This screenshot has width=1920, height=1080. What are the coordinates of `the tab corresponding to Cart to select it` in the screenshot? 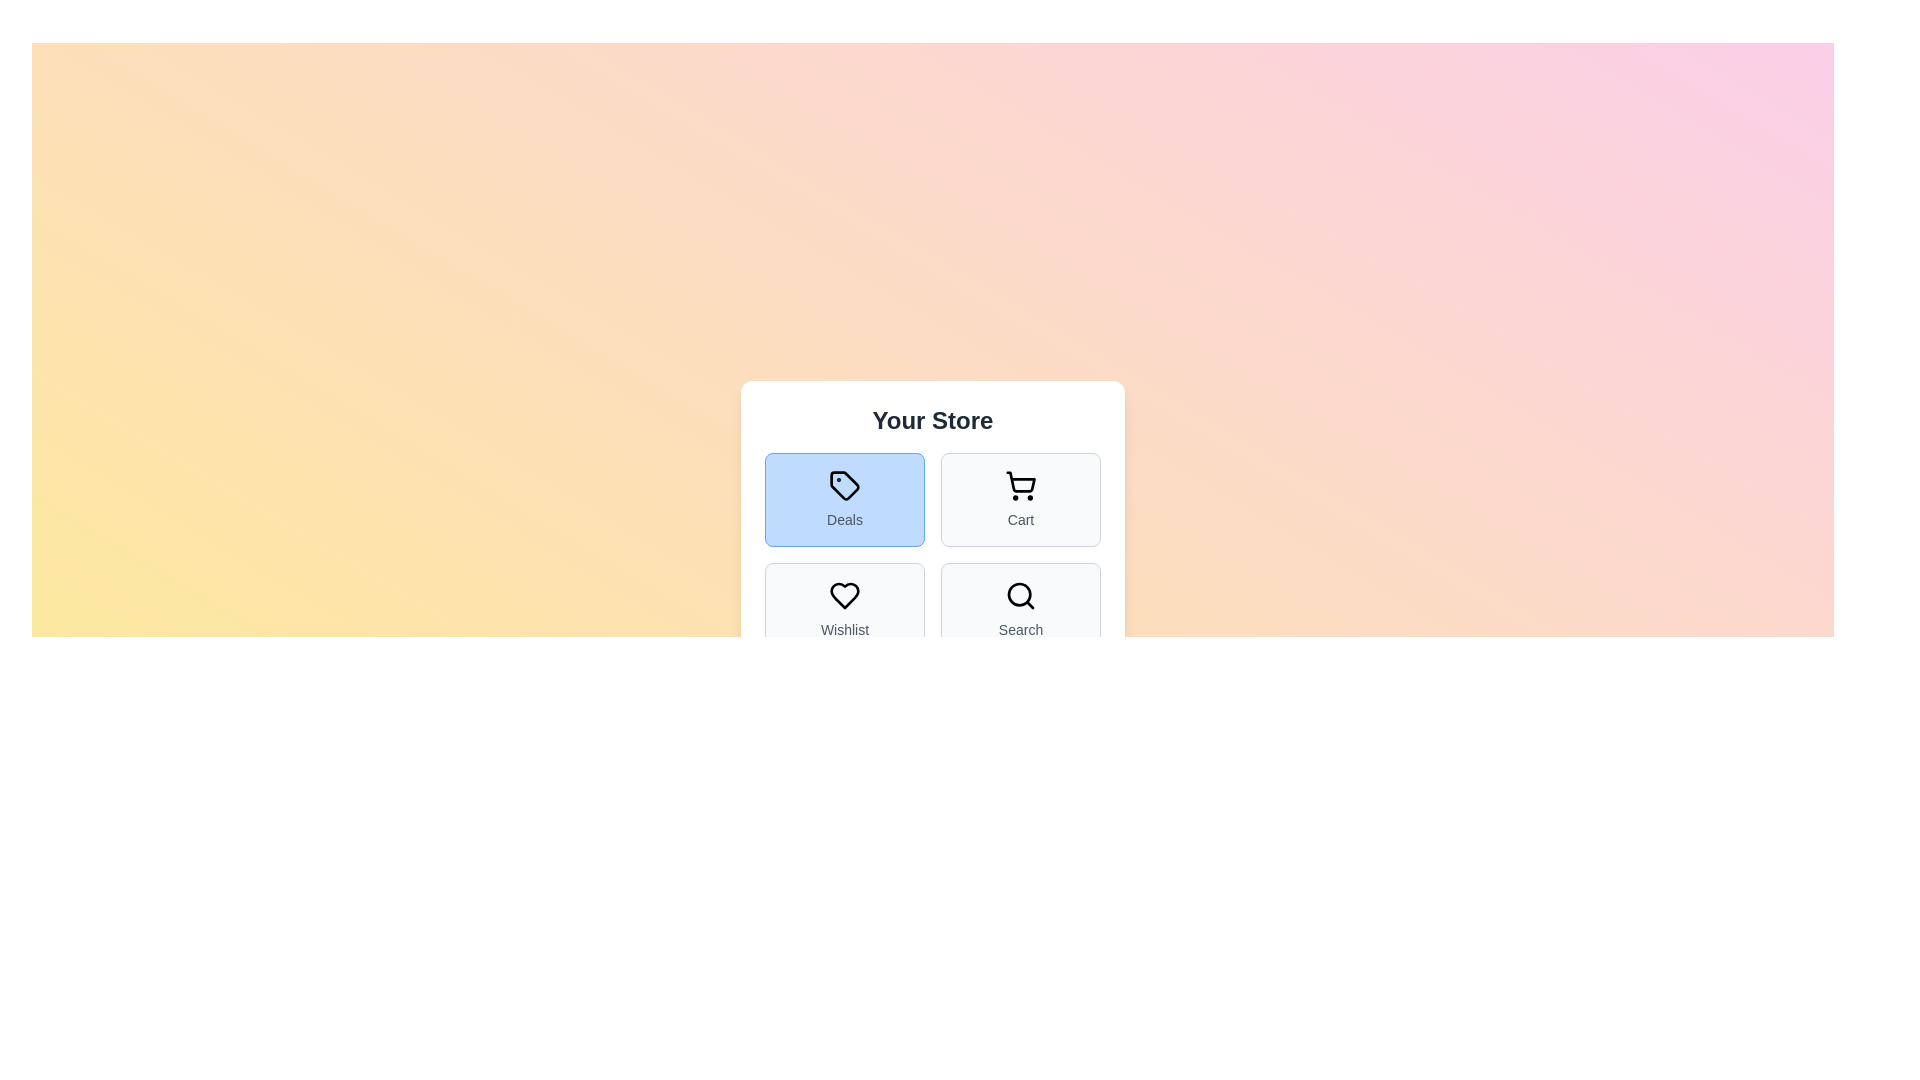 It's located at (1021, 499).